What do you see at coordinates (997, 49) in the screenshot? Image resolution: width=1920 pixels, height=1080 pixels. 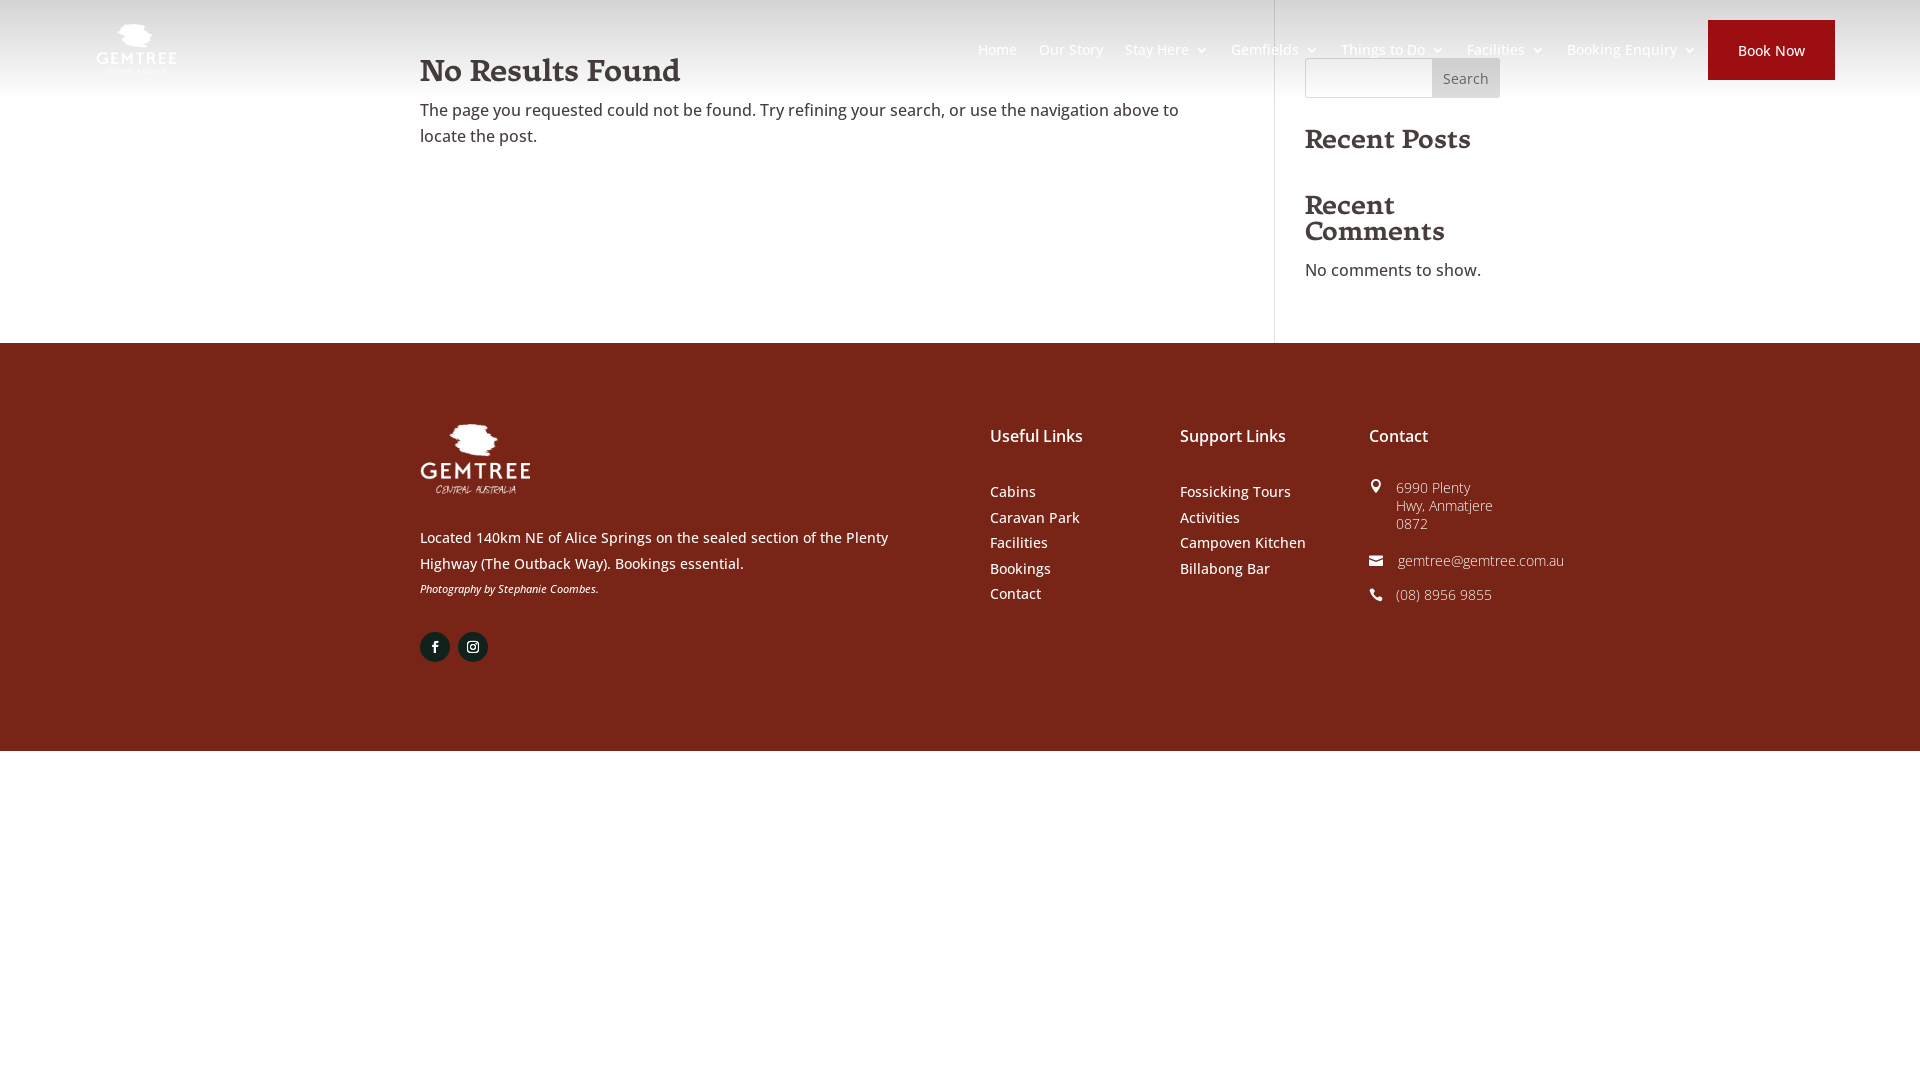 I see `'Home'` at bounding box center [997, 49].